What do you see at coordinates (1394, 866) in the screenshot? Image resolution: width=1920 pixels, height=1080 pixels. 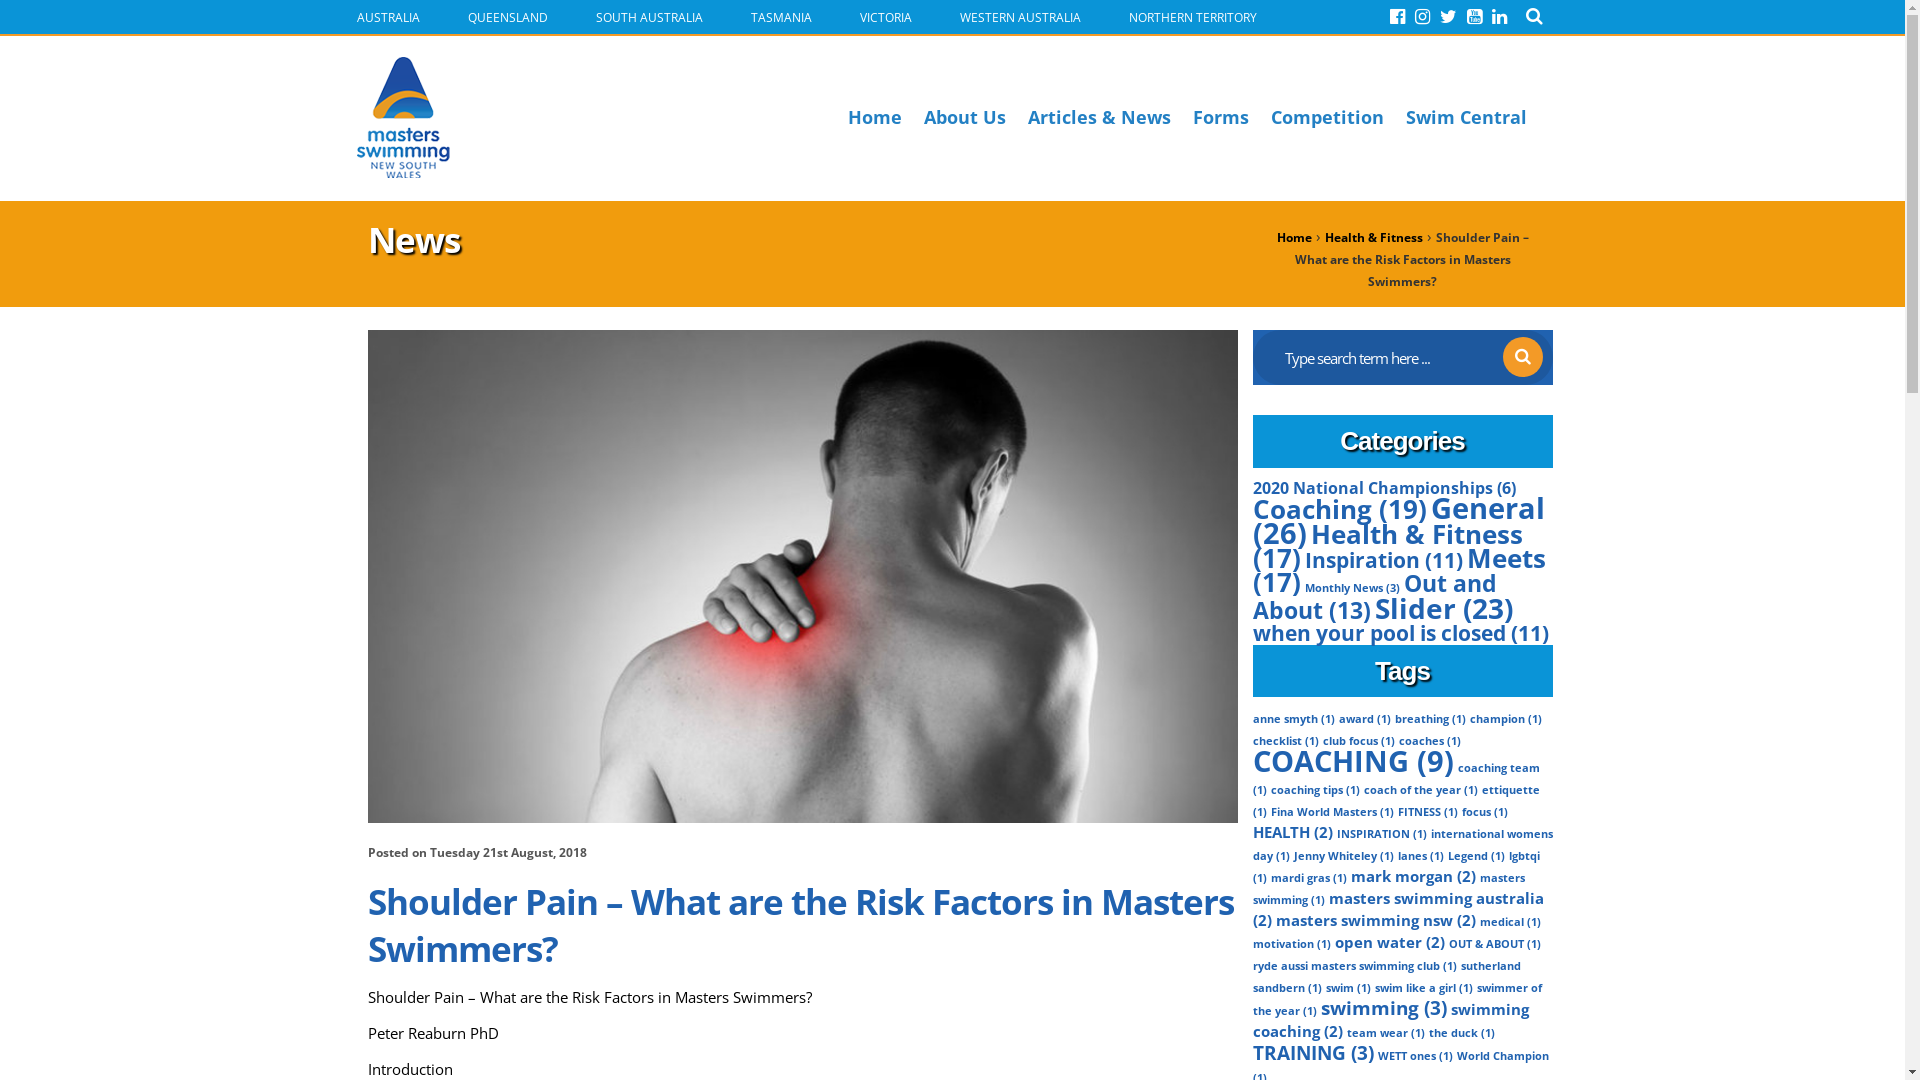 I see `'lgbtqi (1)'` at bounding box center [1394, 866].